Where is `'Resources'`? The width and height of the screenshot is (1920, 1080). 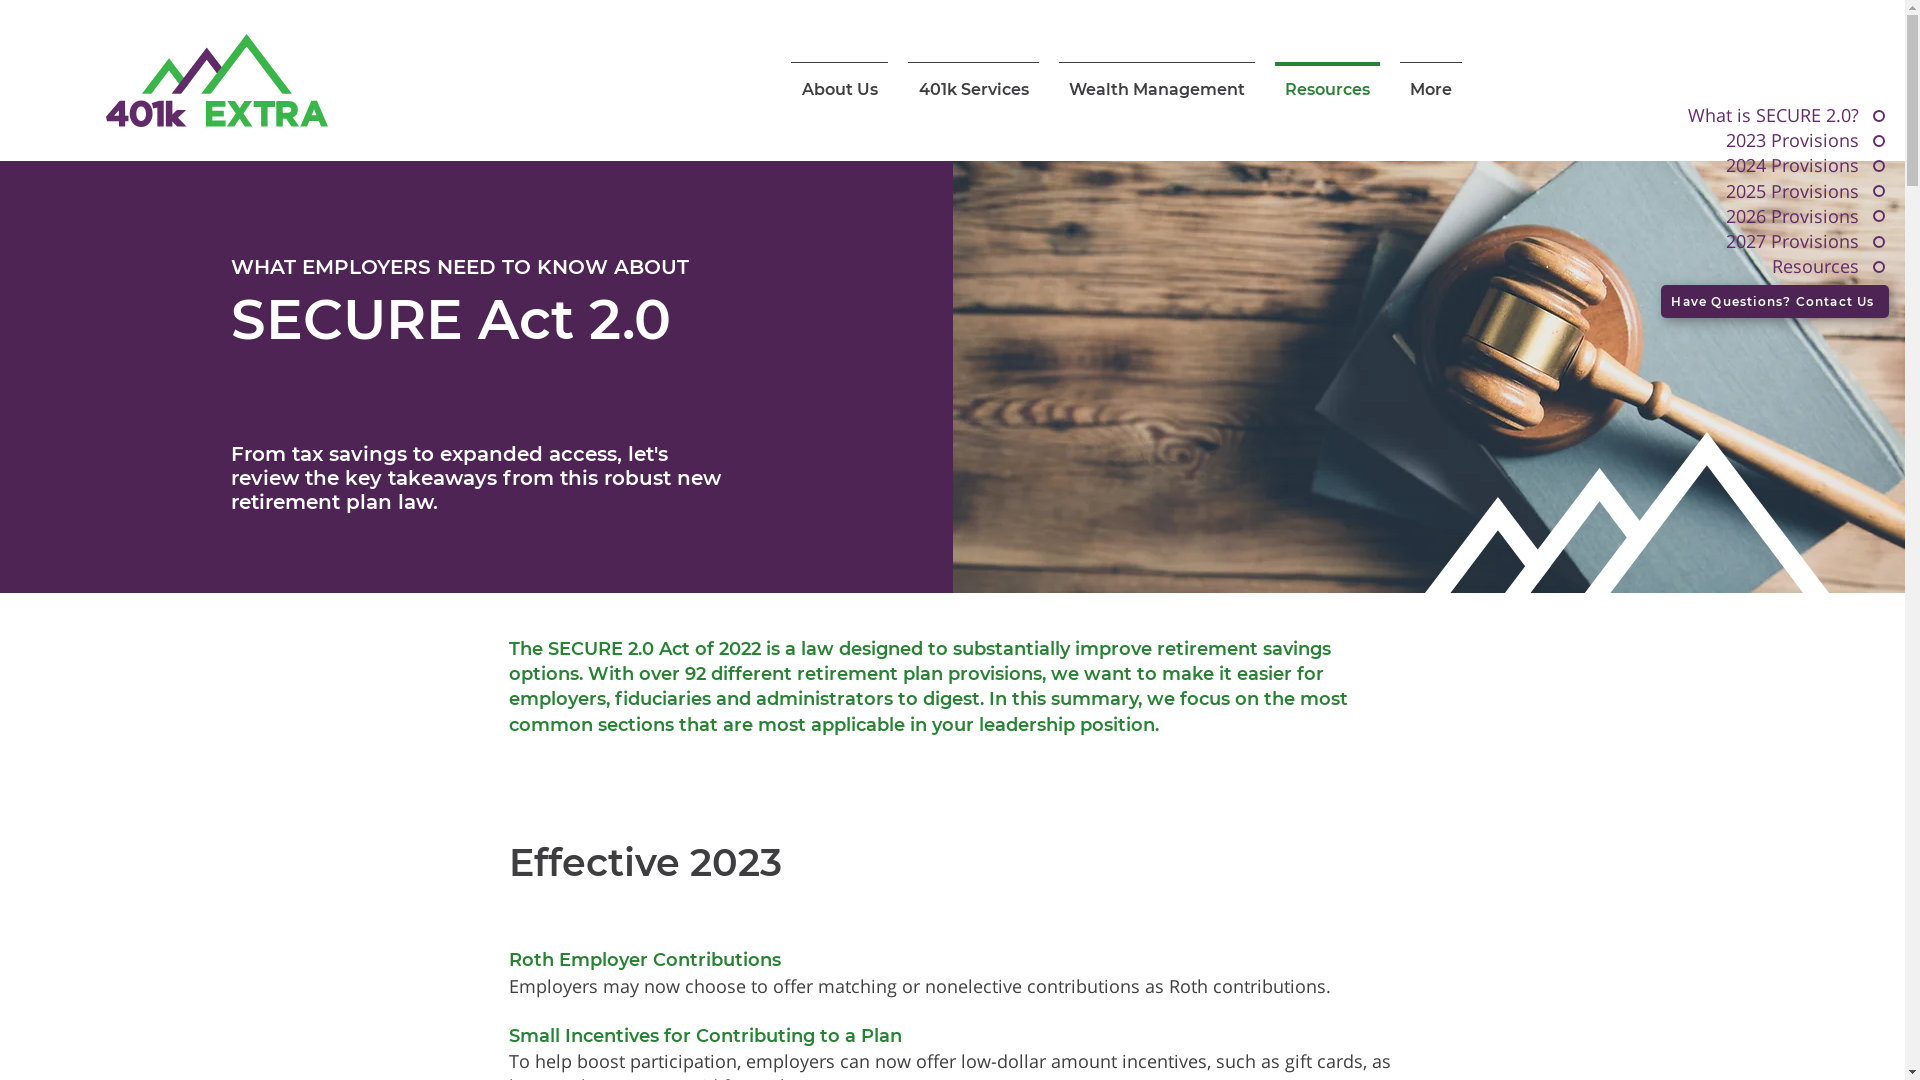 'Resources' is located at coordinates (1721, 265).